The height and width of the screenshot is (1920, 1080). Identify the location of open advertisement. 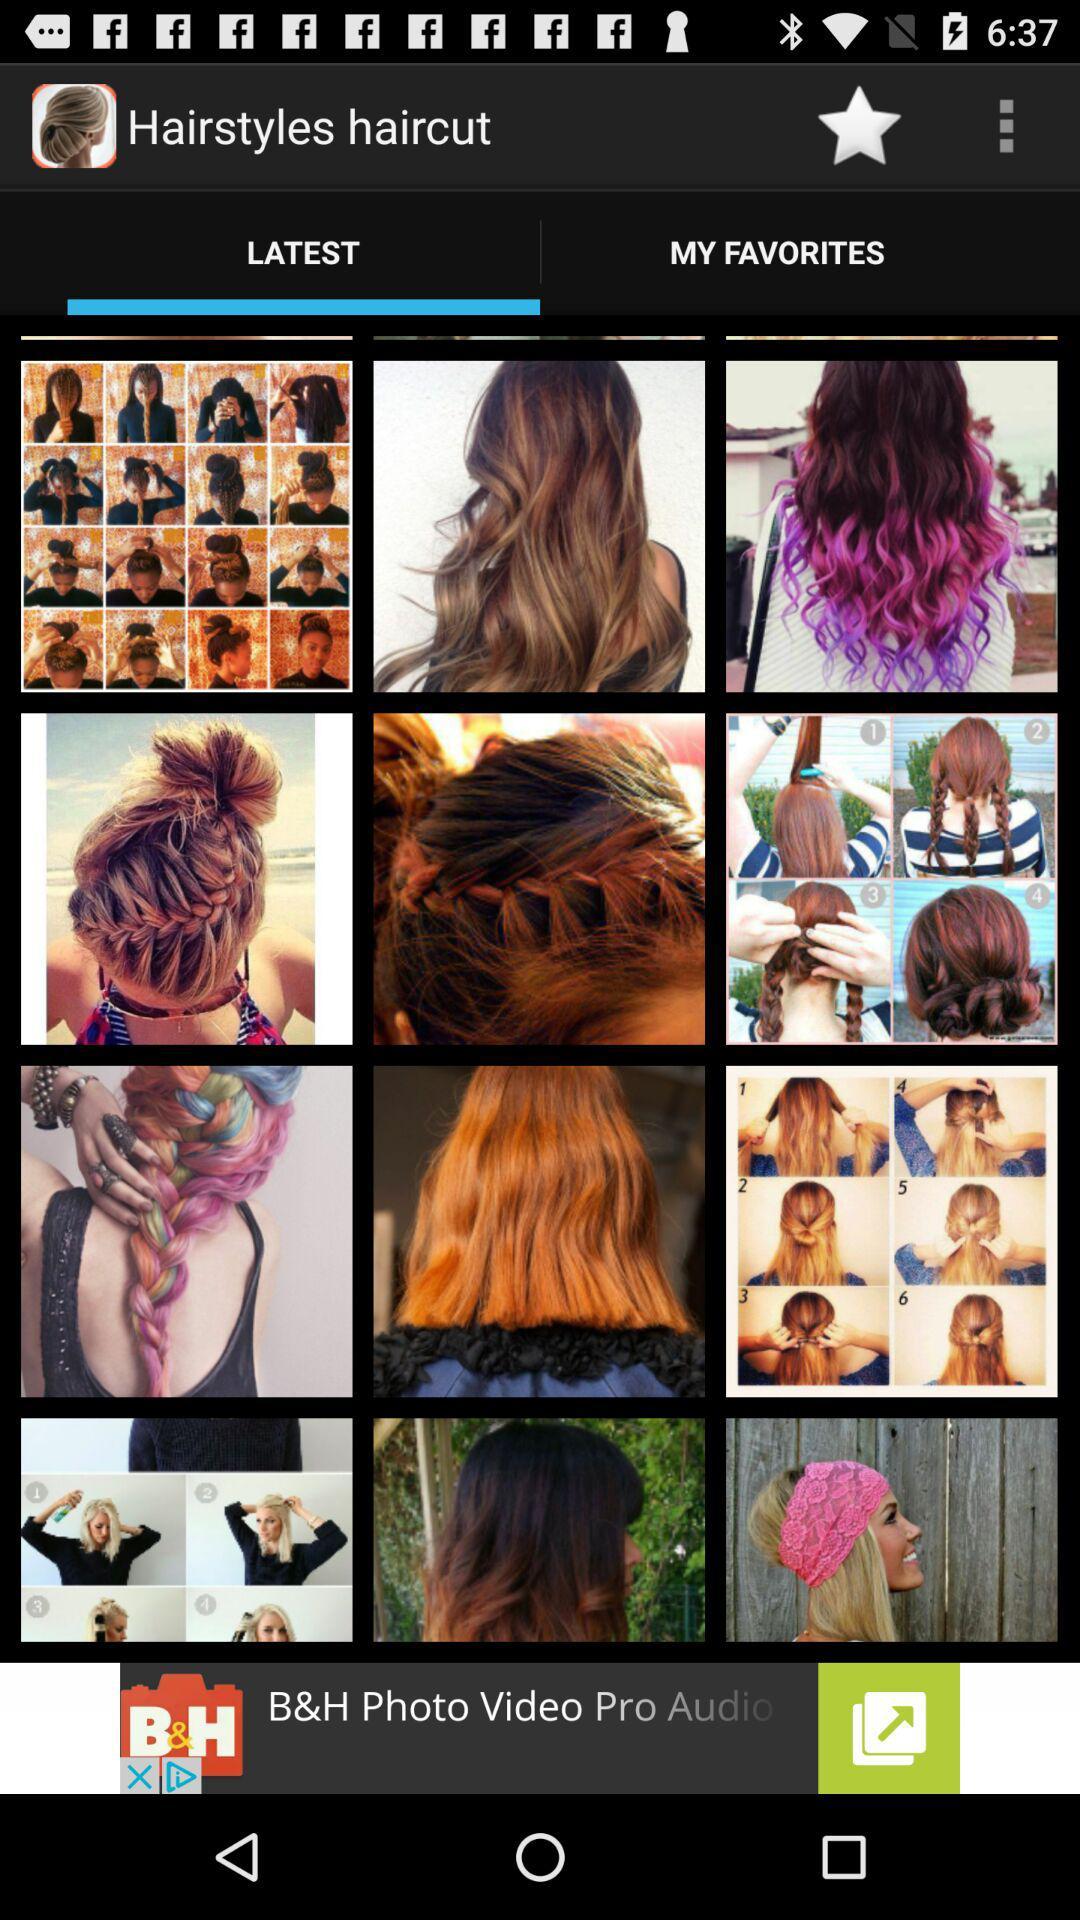
(540, 1727).